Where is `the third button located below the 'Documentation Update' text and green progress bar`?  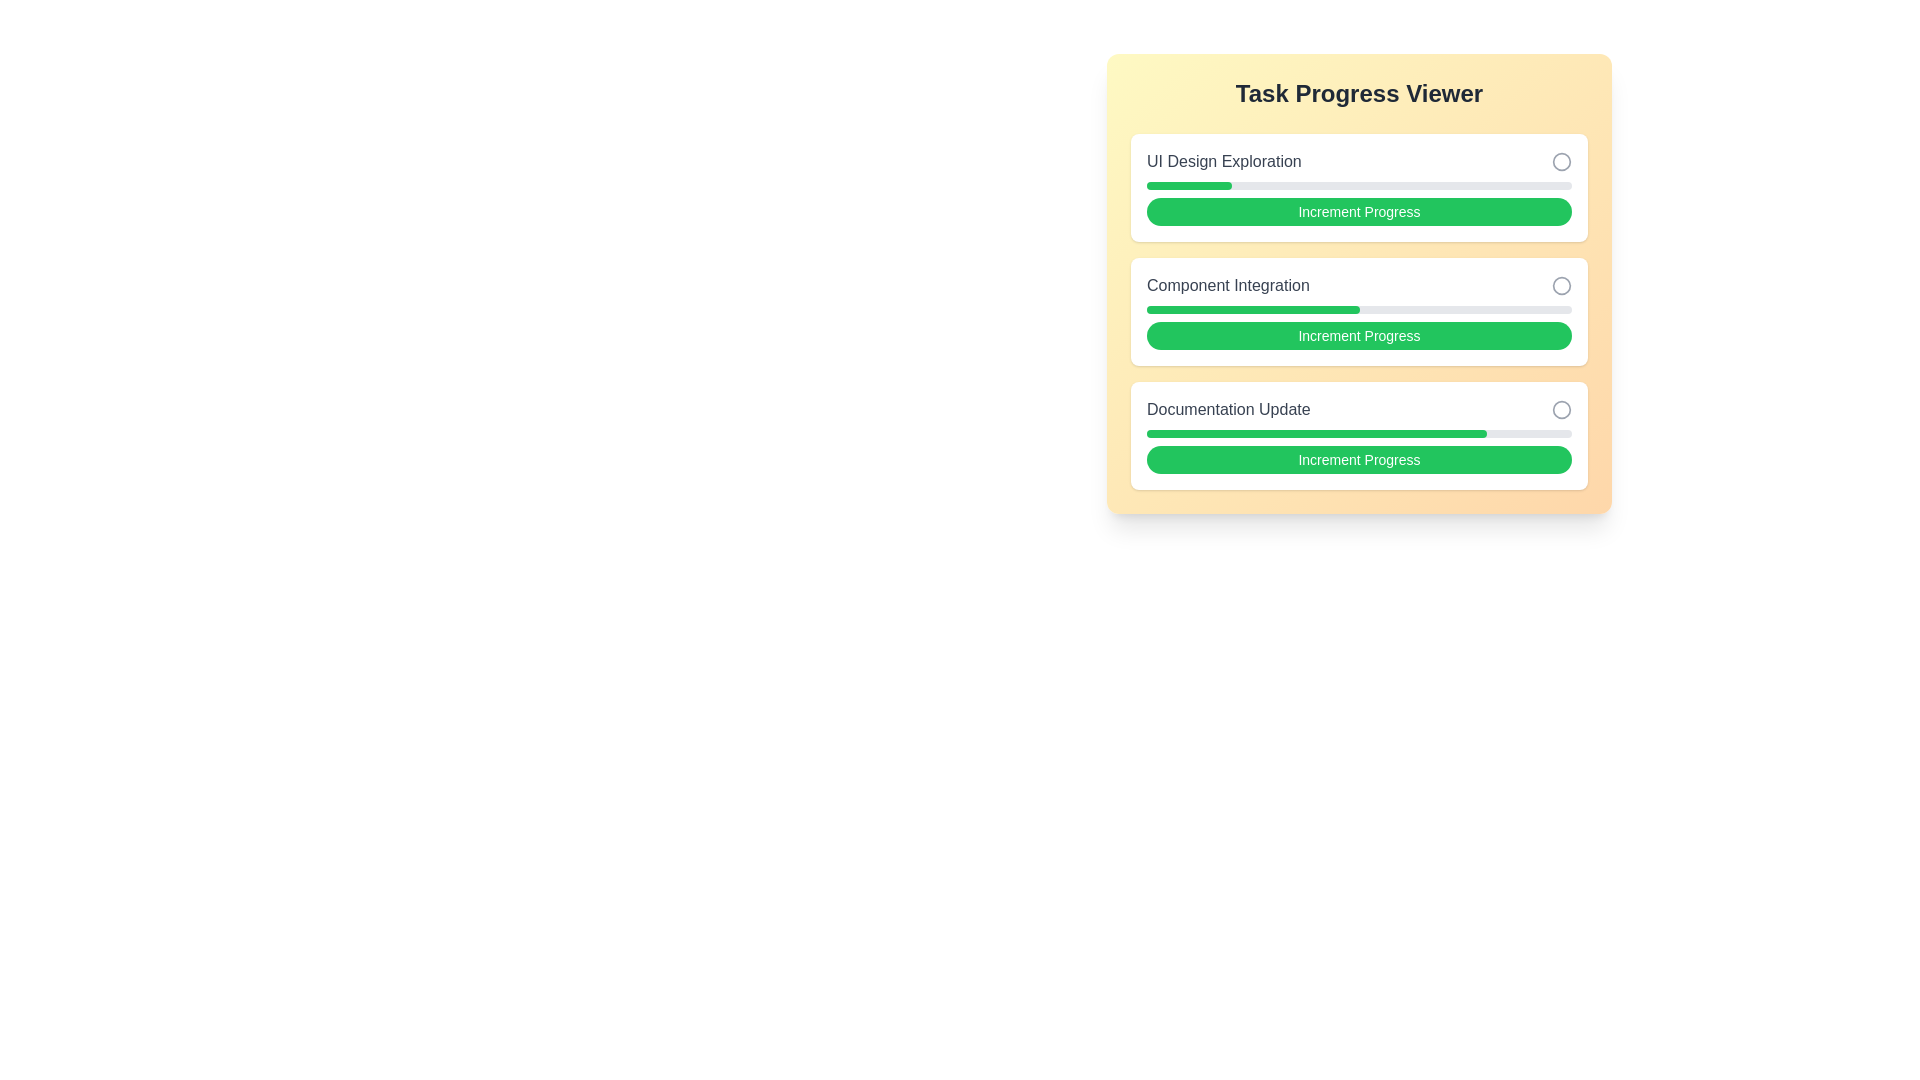
the third button located below the 'Documentation Update' text and green progress bar is located at coordinates (1359, 459).